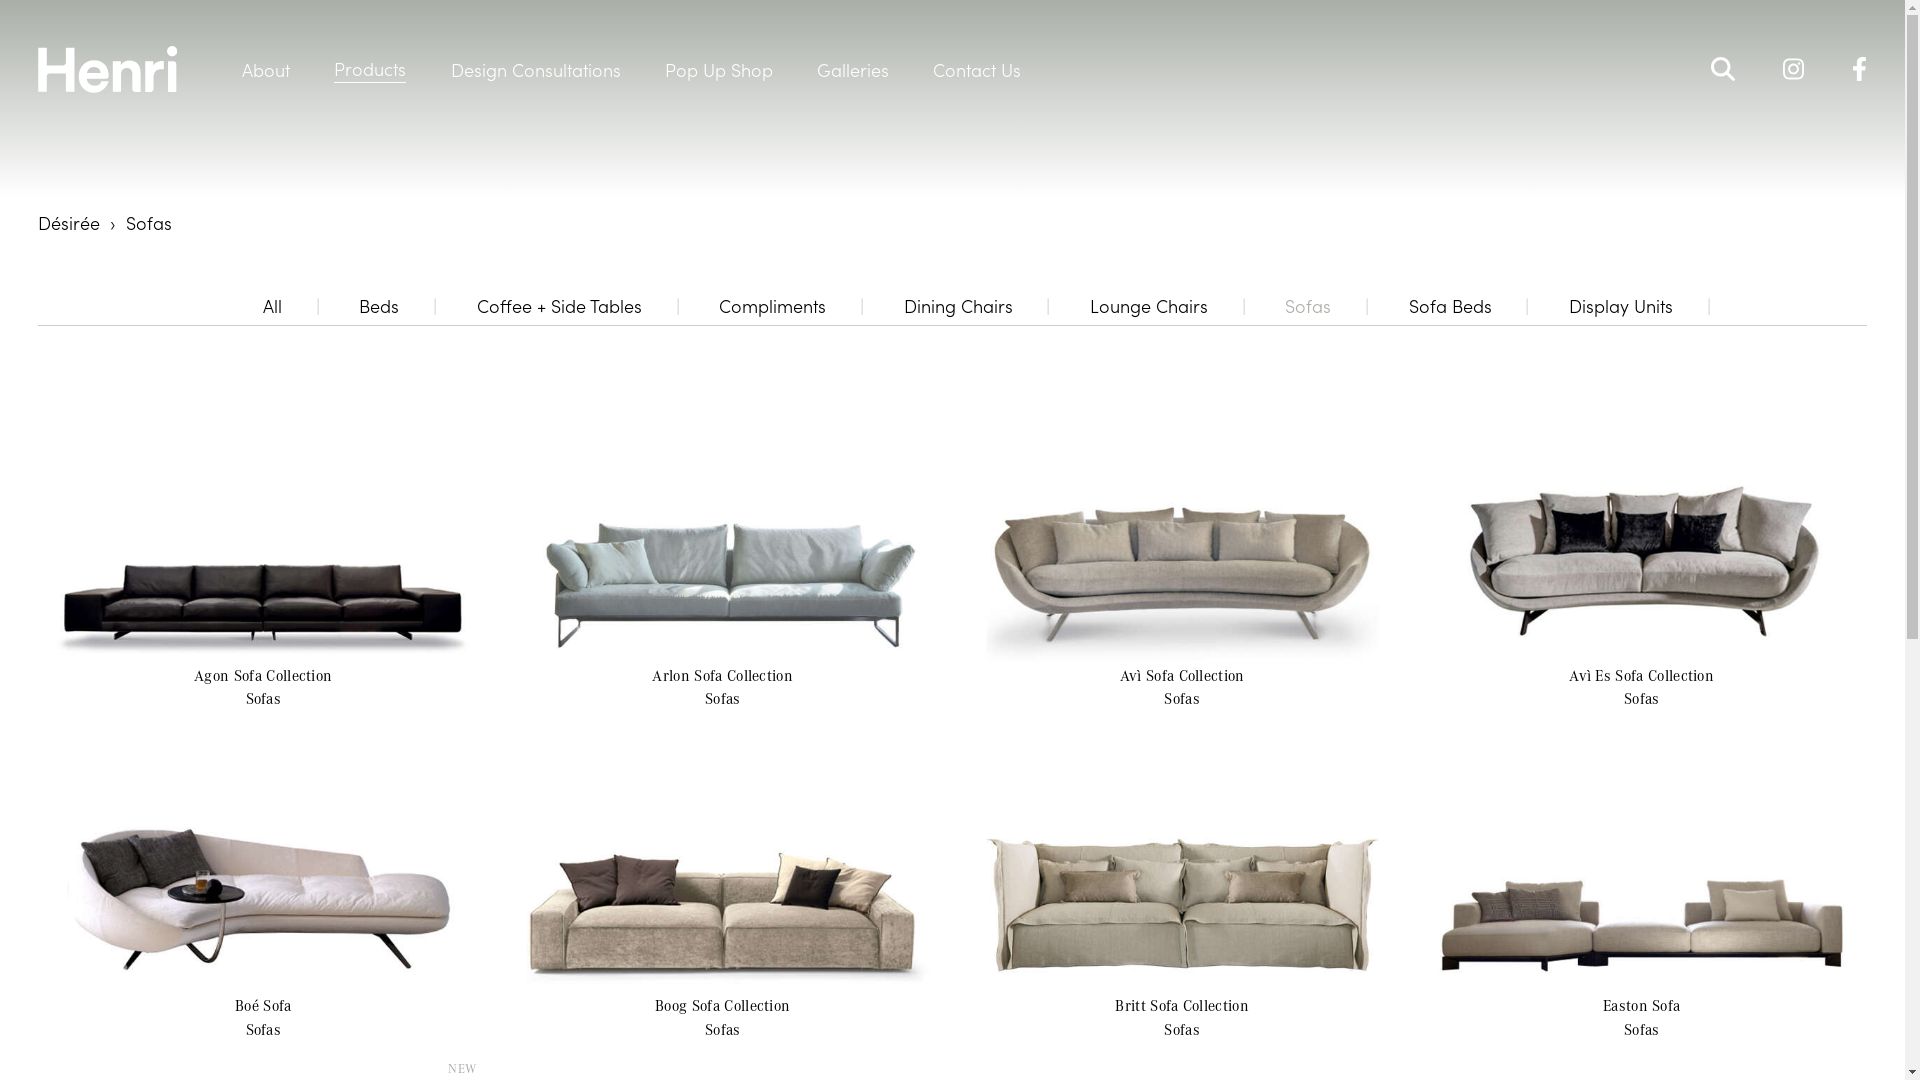 This screenshot has height=1080, width=1920. I want to click on 'Compliments', so click(719, 305).